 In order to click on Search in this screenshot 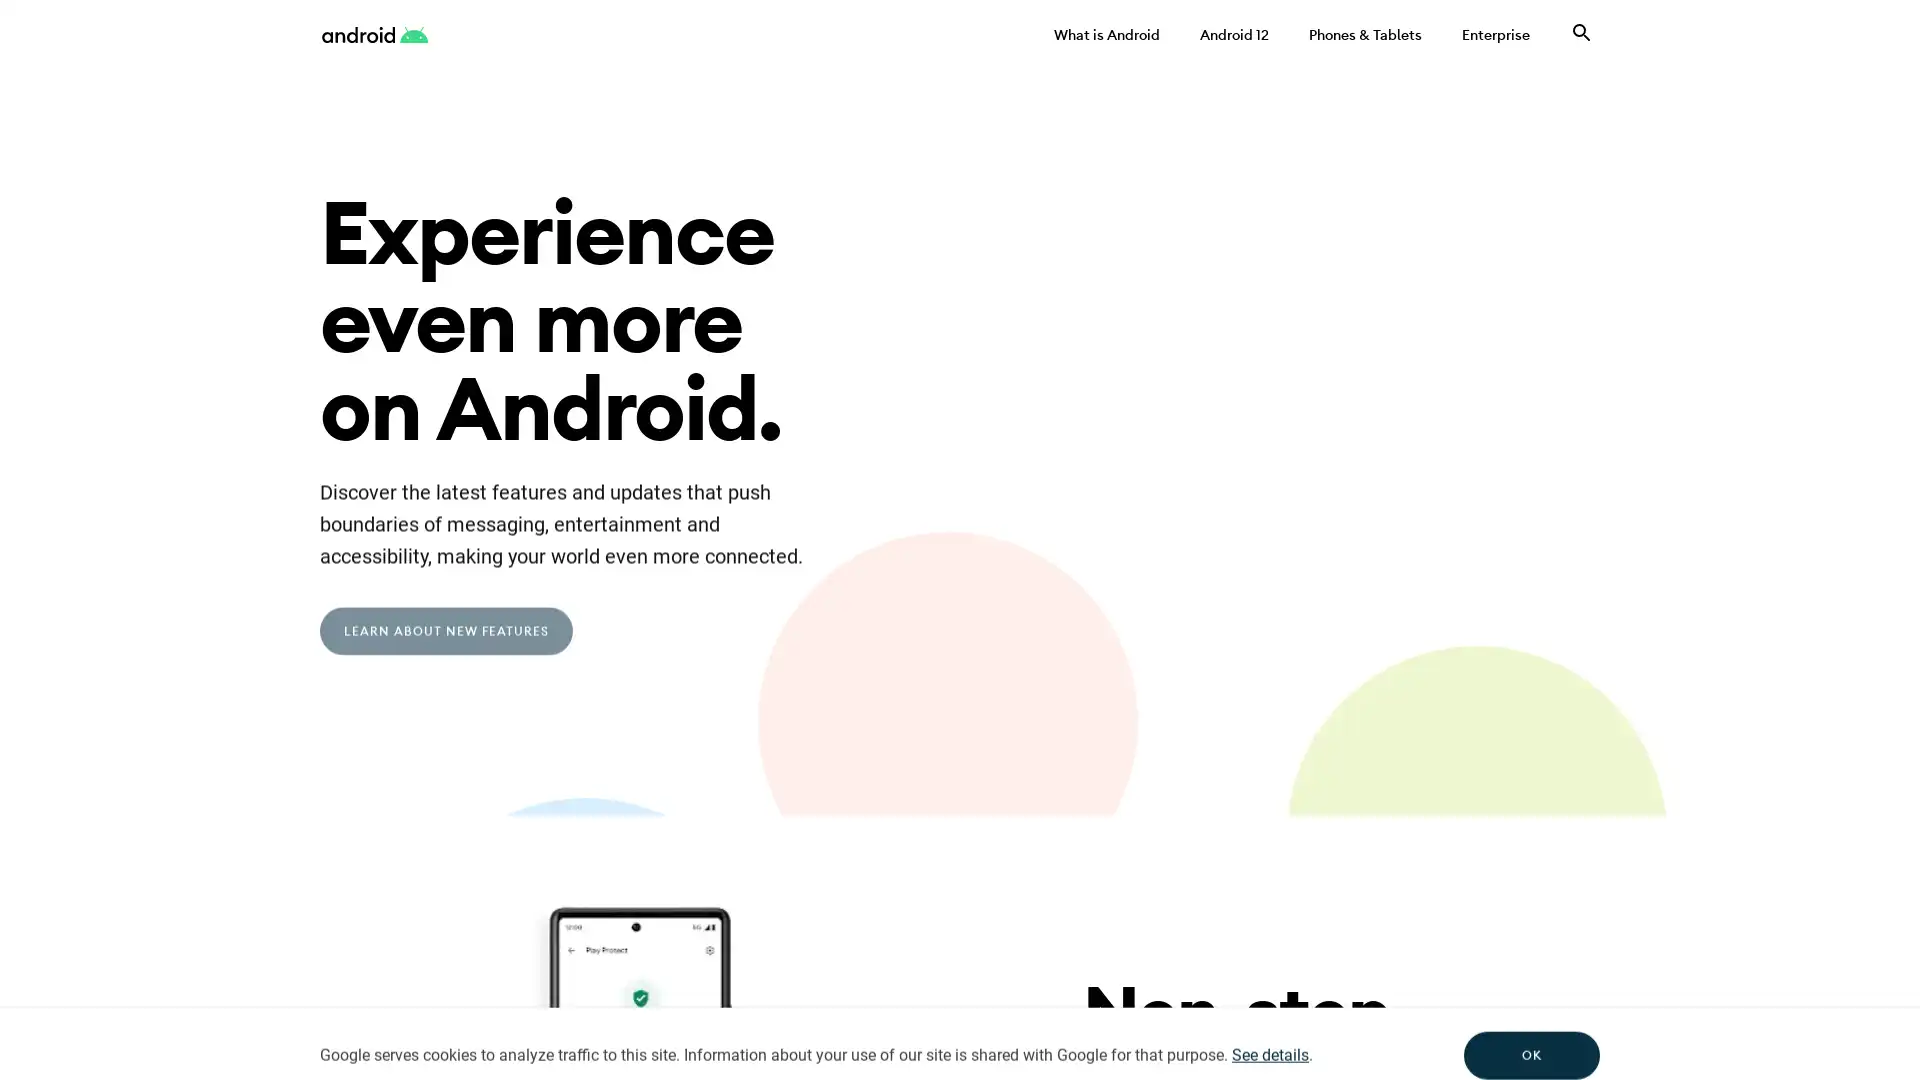, I will do `click(1581, 34)`.